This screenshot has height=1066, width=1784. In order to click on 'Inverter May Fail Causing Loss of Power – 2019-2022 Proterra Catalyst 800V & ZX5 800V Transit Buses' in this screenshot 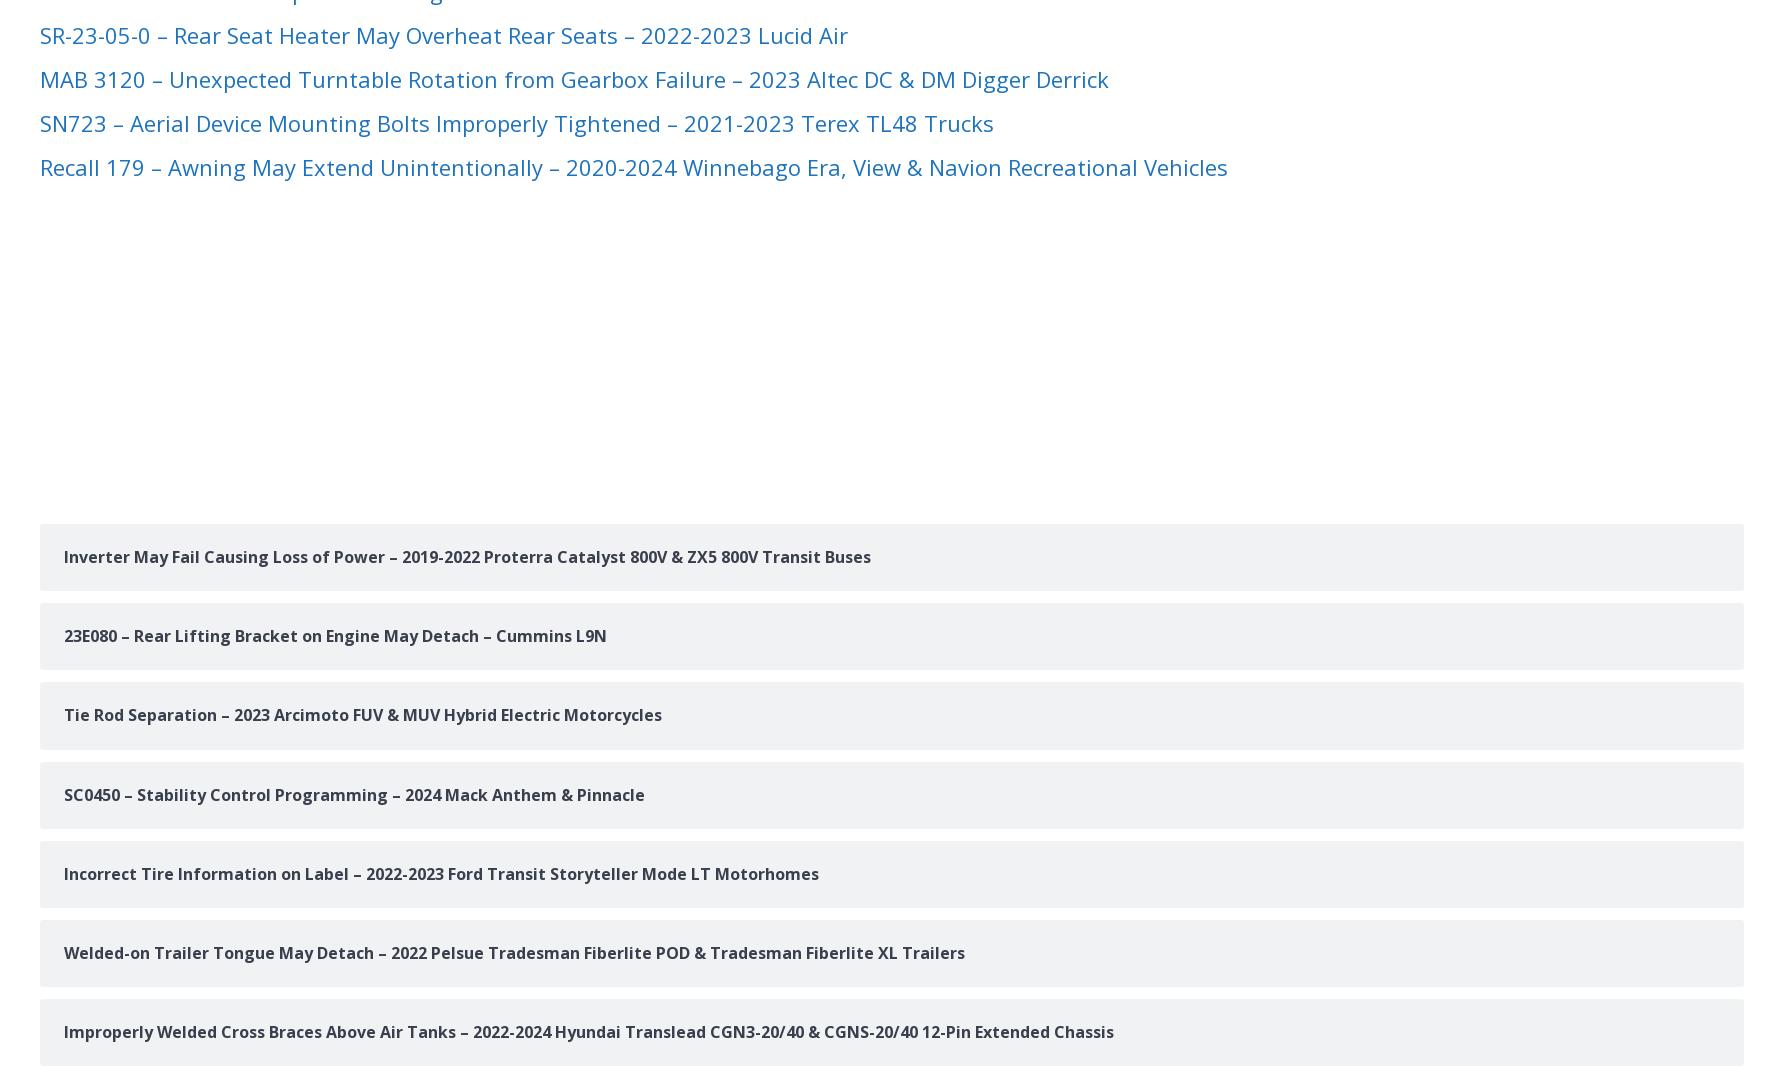, I will do `click(467, 555)`.